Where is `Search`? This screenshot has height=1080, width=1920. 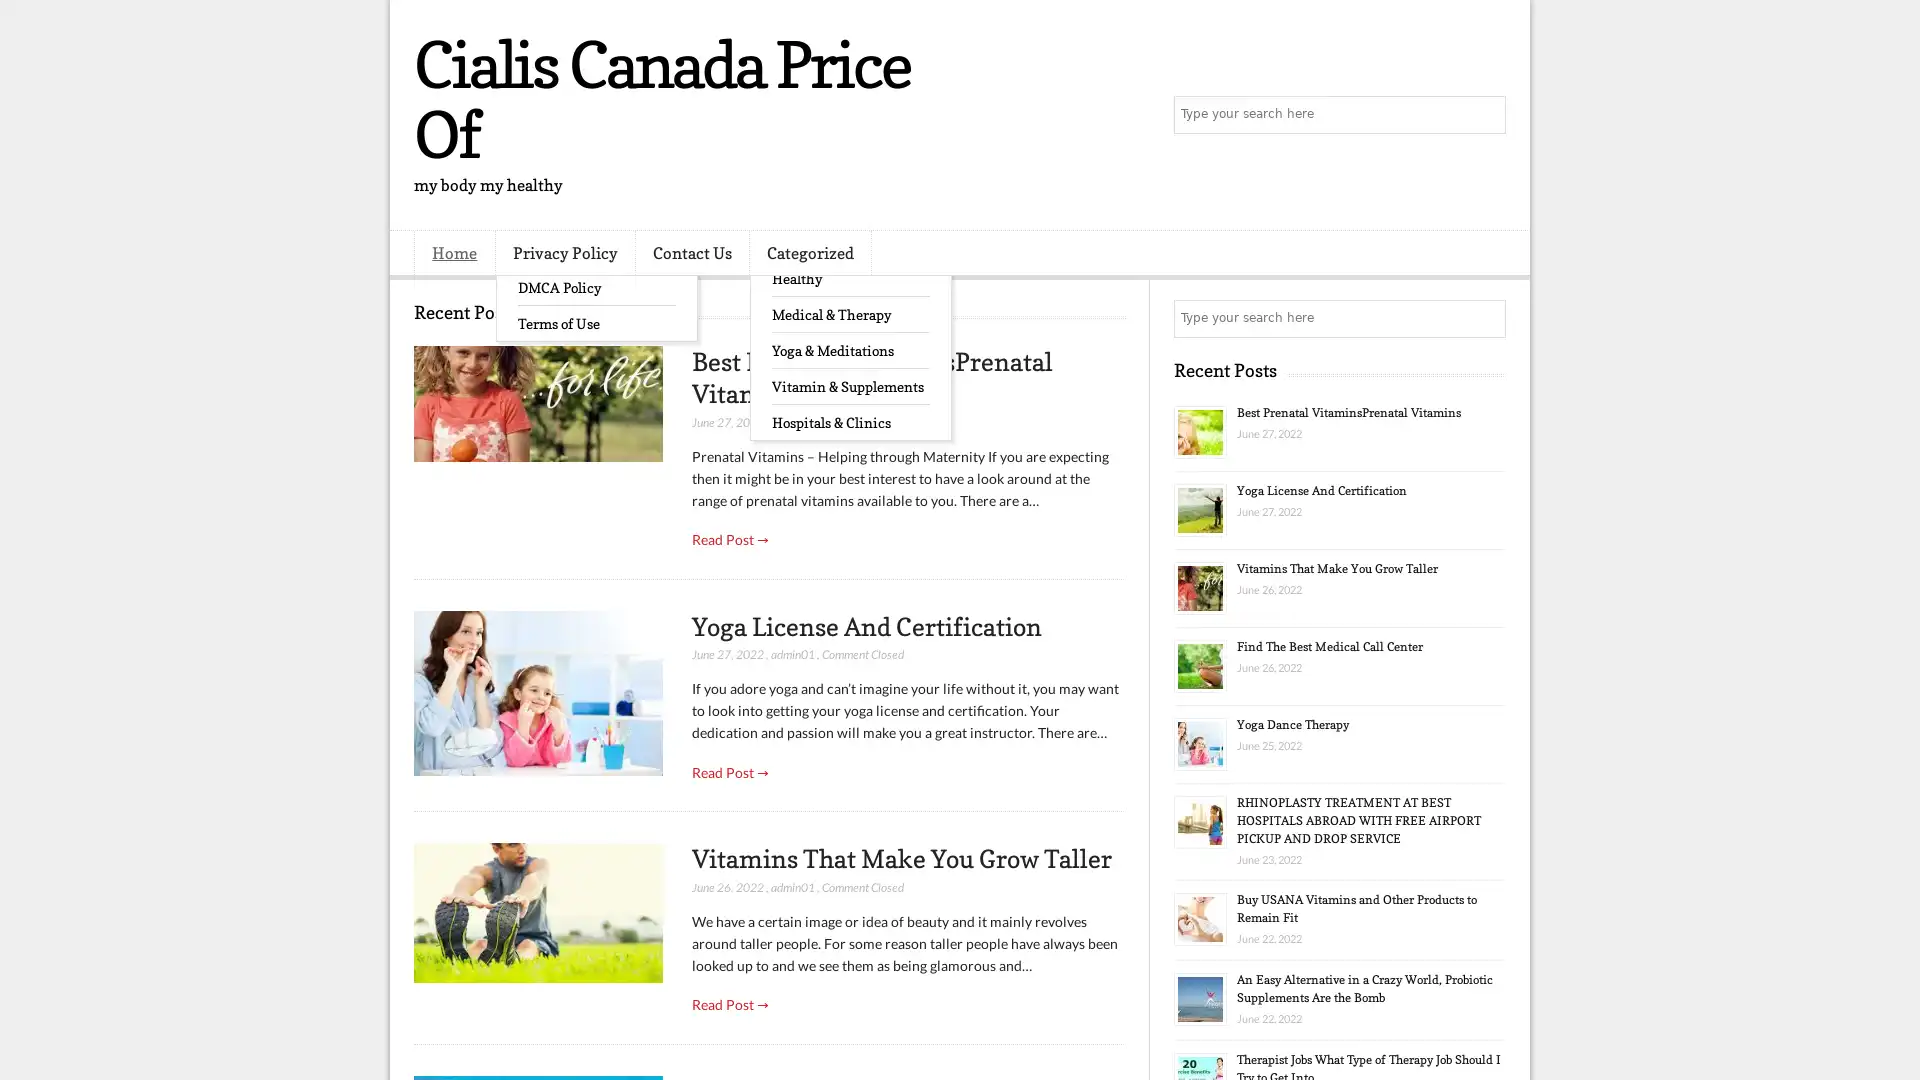
Search is located at coordinates (1485, 115).